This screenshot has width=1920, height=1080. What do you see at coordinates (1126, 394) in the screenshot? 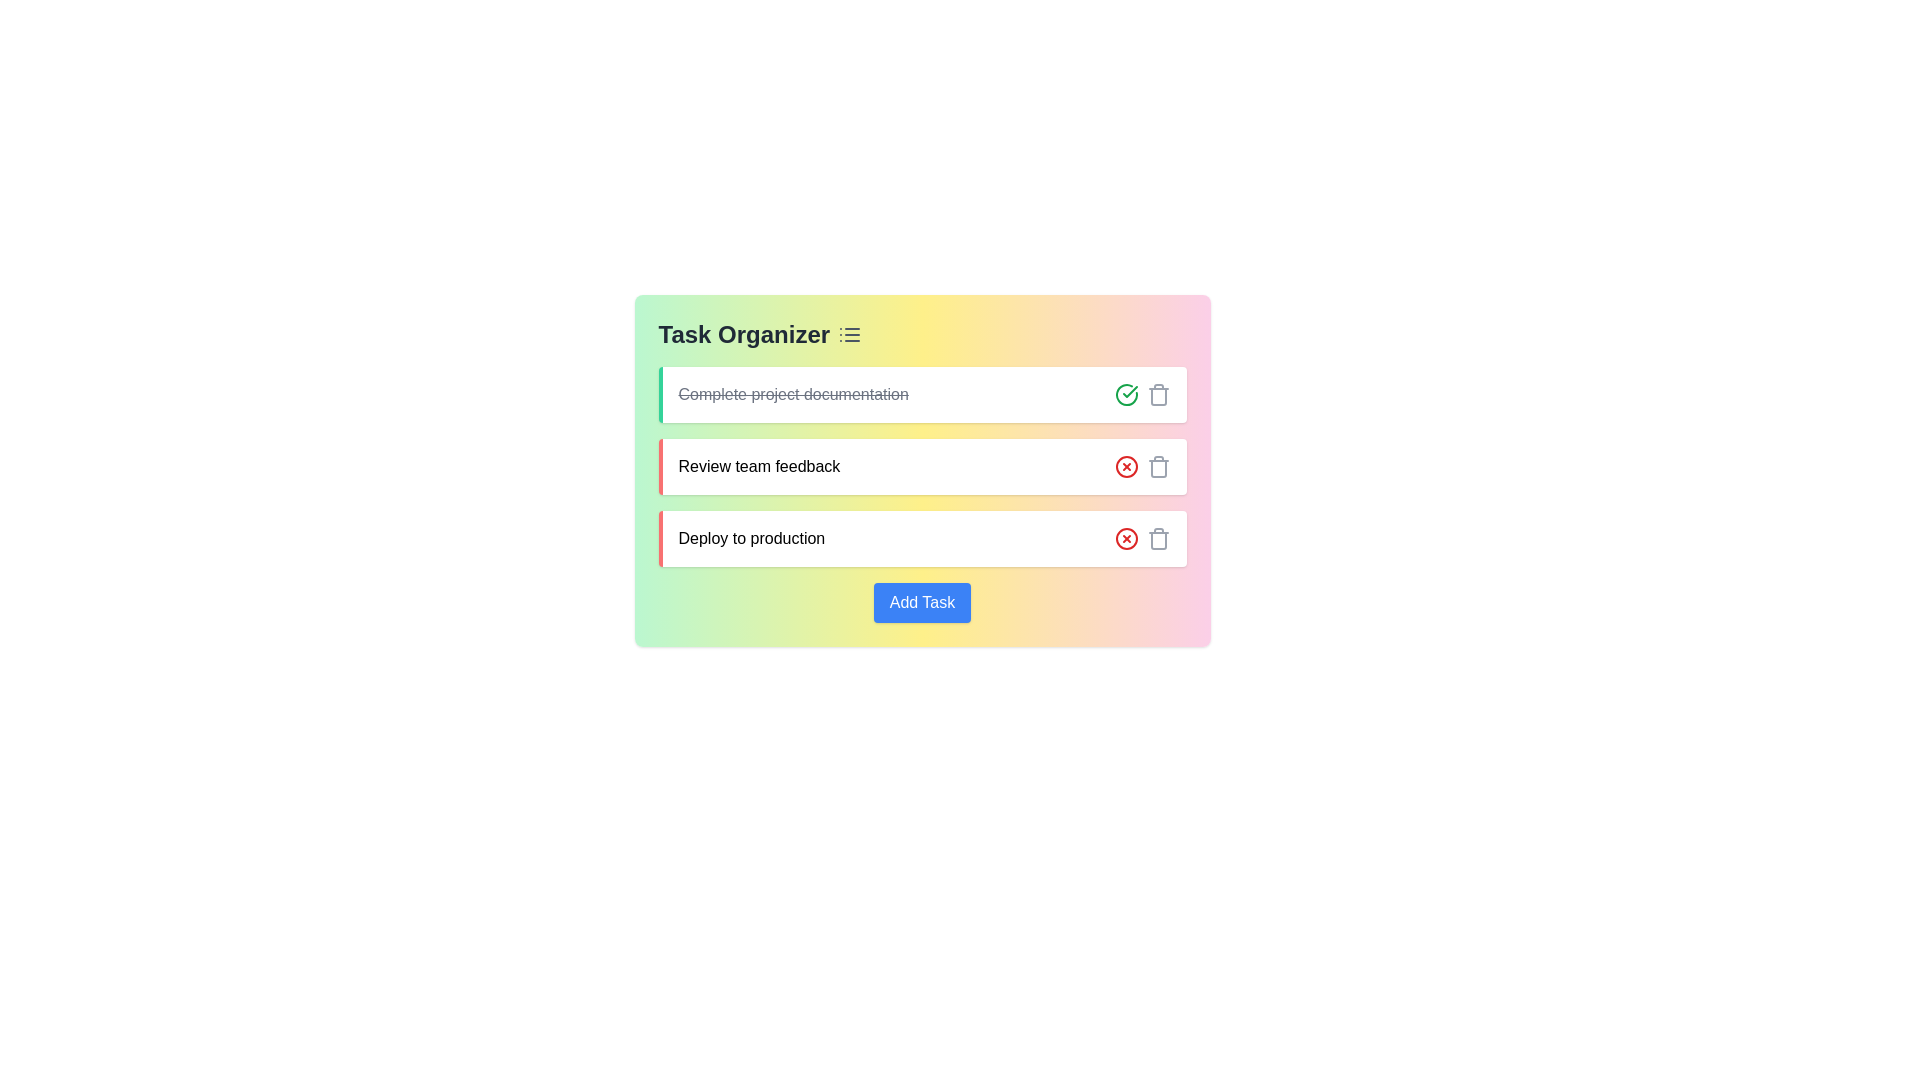
I see `the green circular checkmark icon button in the task management interface` at bounding box center [1126, 394].